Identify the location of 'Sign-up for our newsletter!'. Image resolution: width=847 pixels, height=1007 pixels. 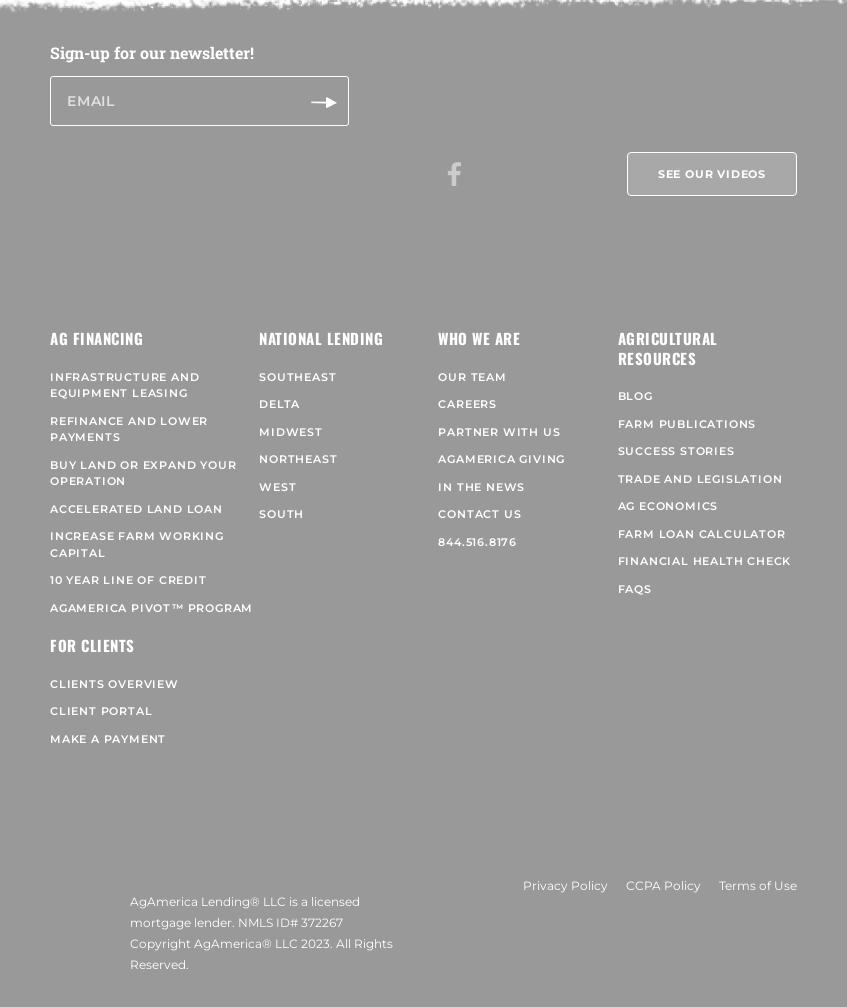
(48, 40).